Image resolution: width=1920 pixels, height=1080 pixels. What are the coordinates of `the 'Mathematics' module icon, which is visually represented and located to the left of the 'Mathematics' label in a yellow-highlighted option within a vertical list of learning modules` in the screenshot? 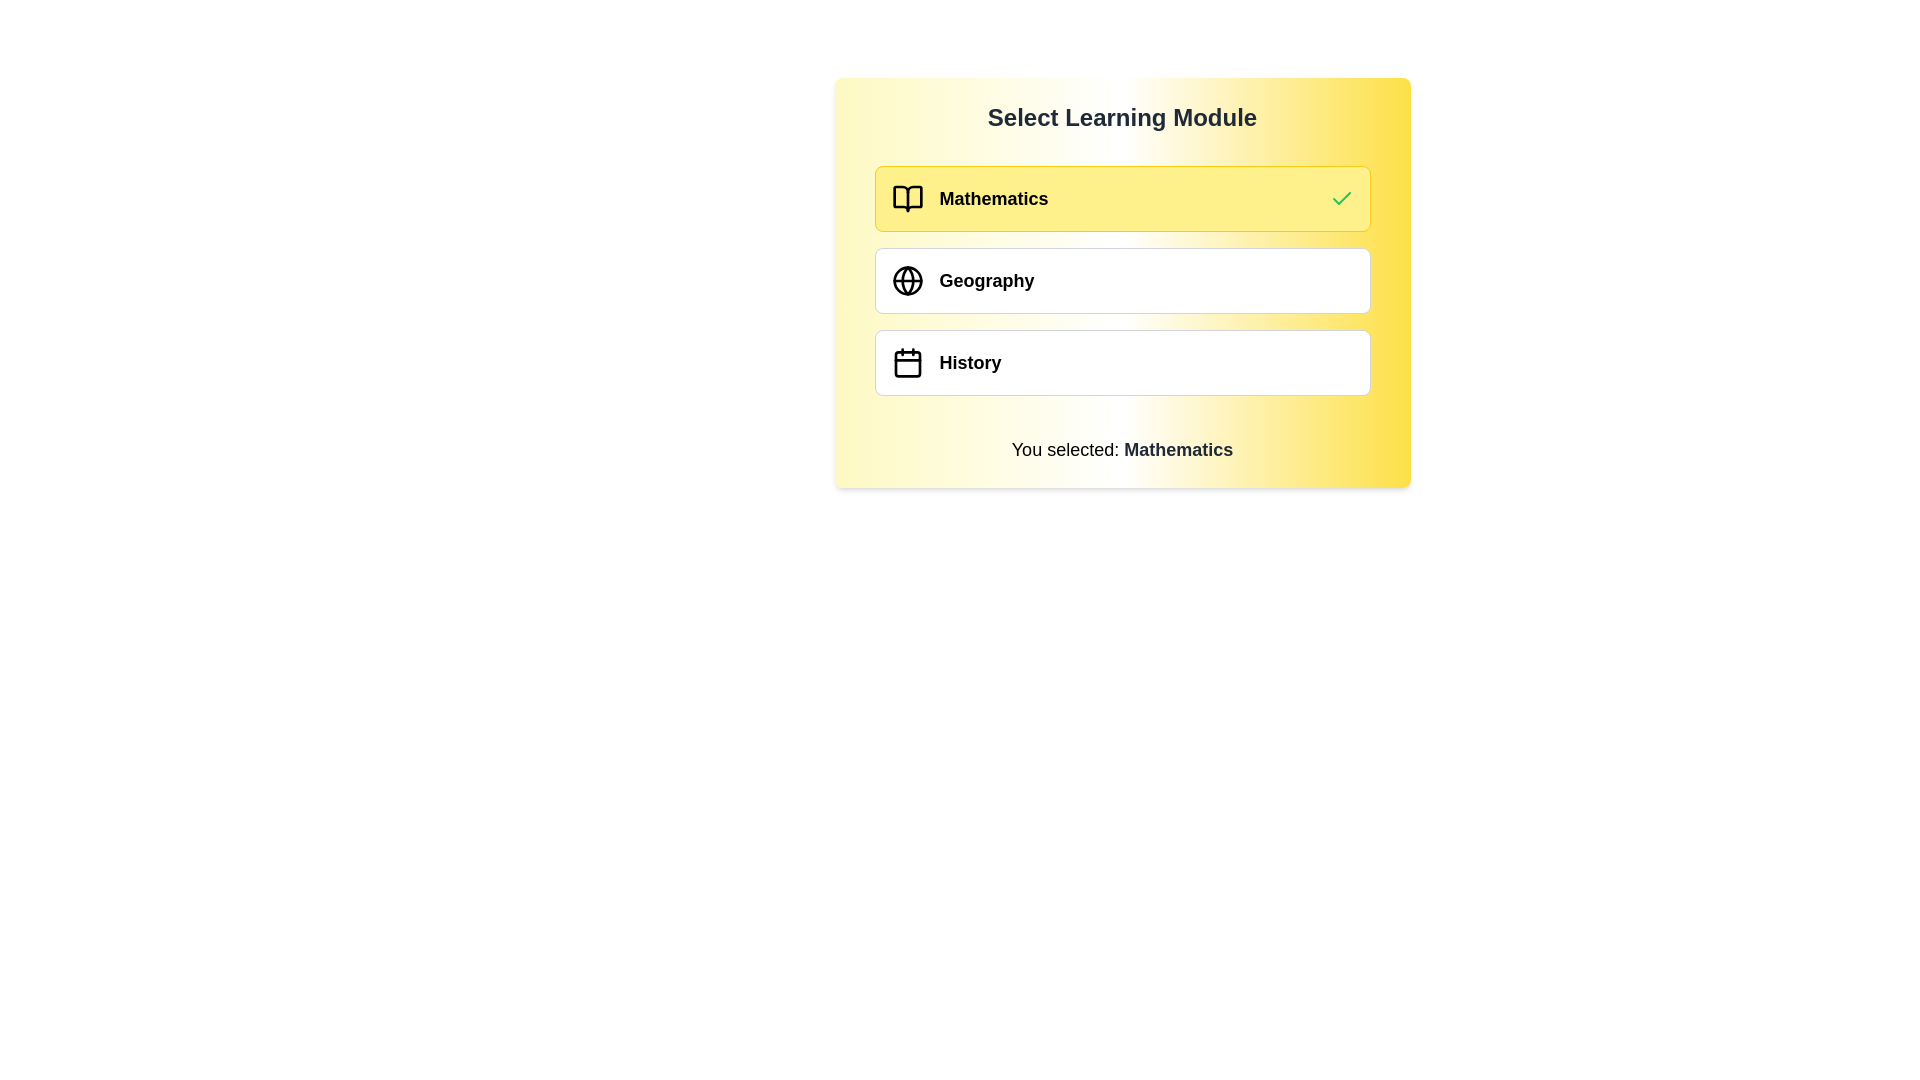 It's located at (906, 199).